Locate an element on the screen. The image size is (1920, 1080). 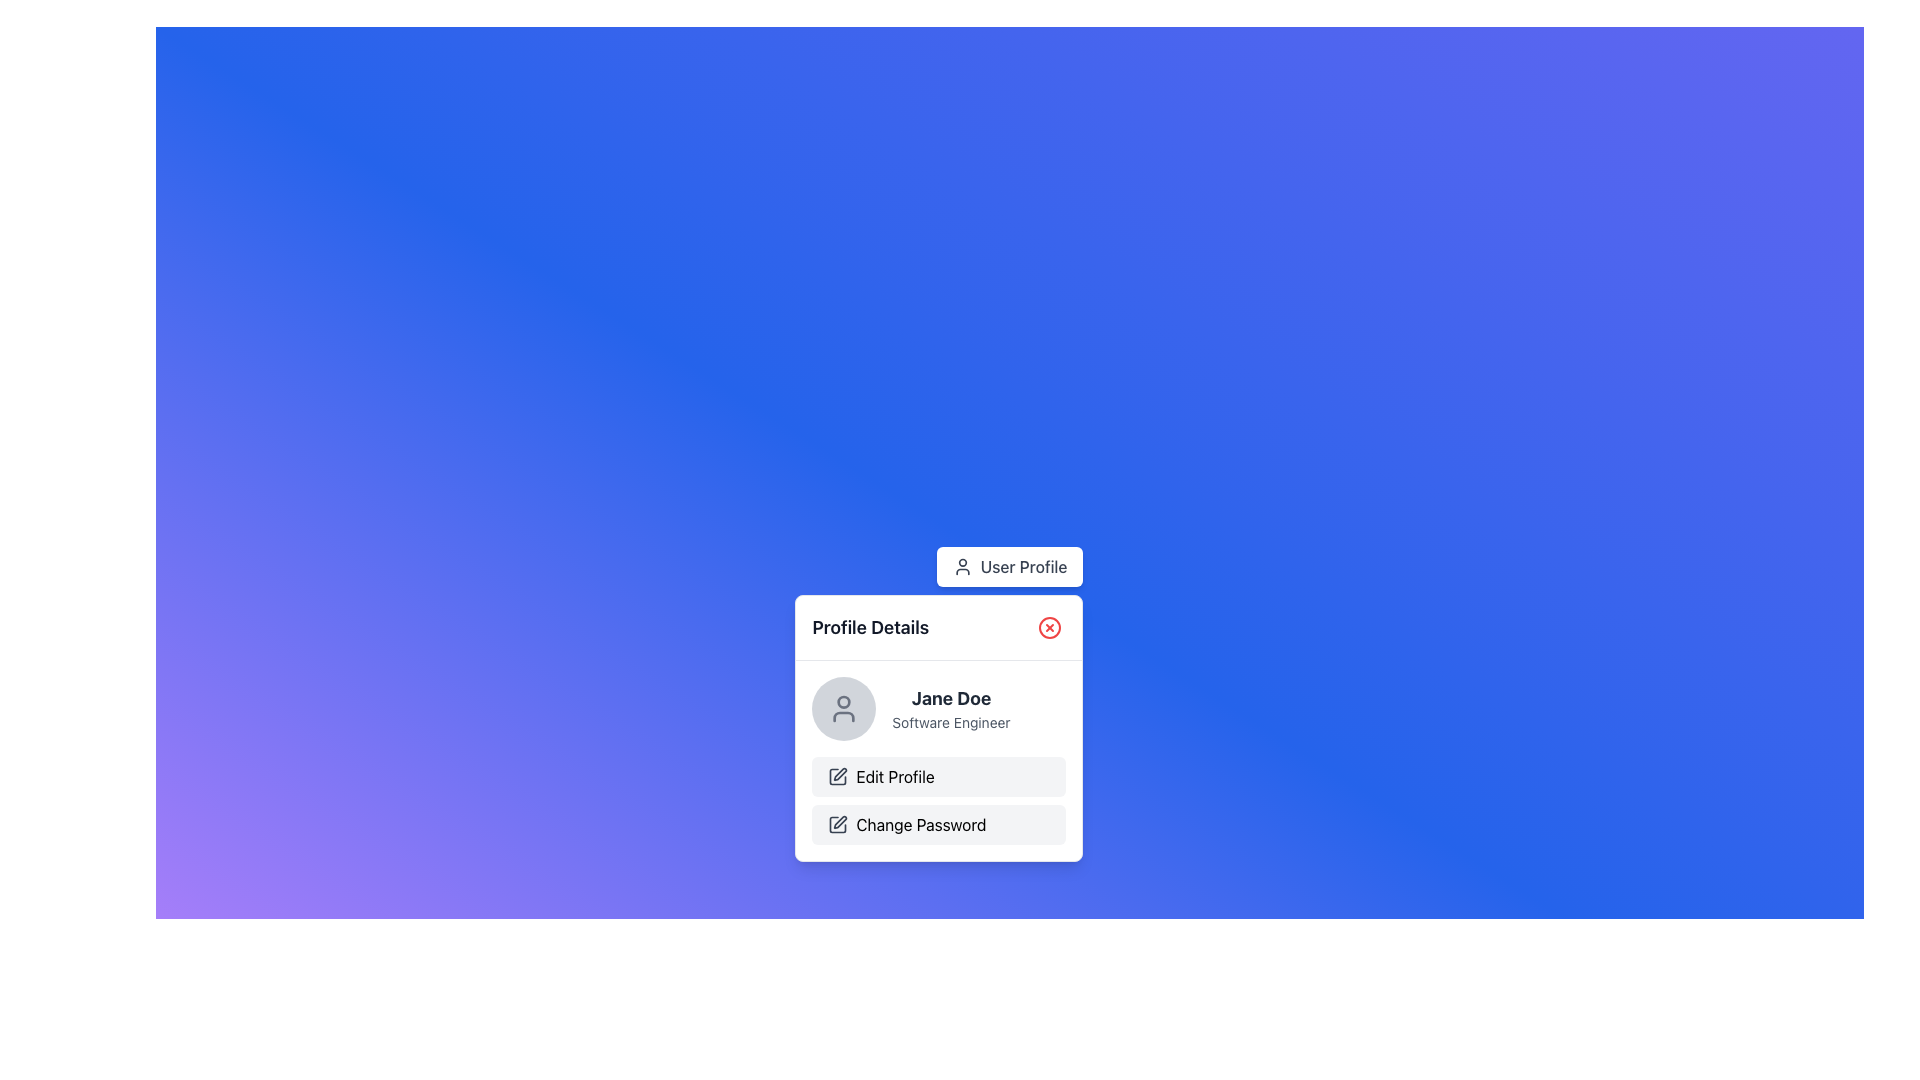
the 'Change Password' button located in the context menu below the 'Edit Profile' option is located at coordinates (938, 825).